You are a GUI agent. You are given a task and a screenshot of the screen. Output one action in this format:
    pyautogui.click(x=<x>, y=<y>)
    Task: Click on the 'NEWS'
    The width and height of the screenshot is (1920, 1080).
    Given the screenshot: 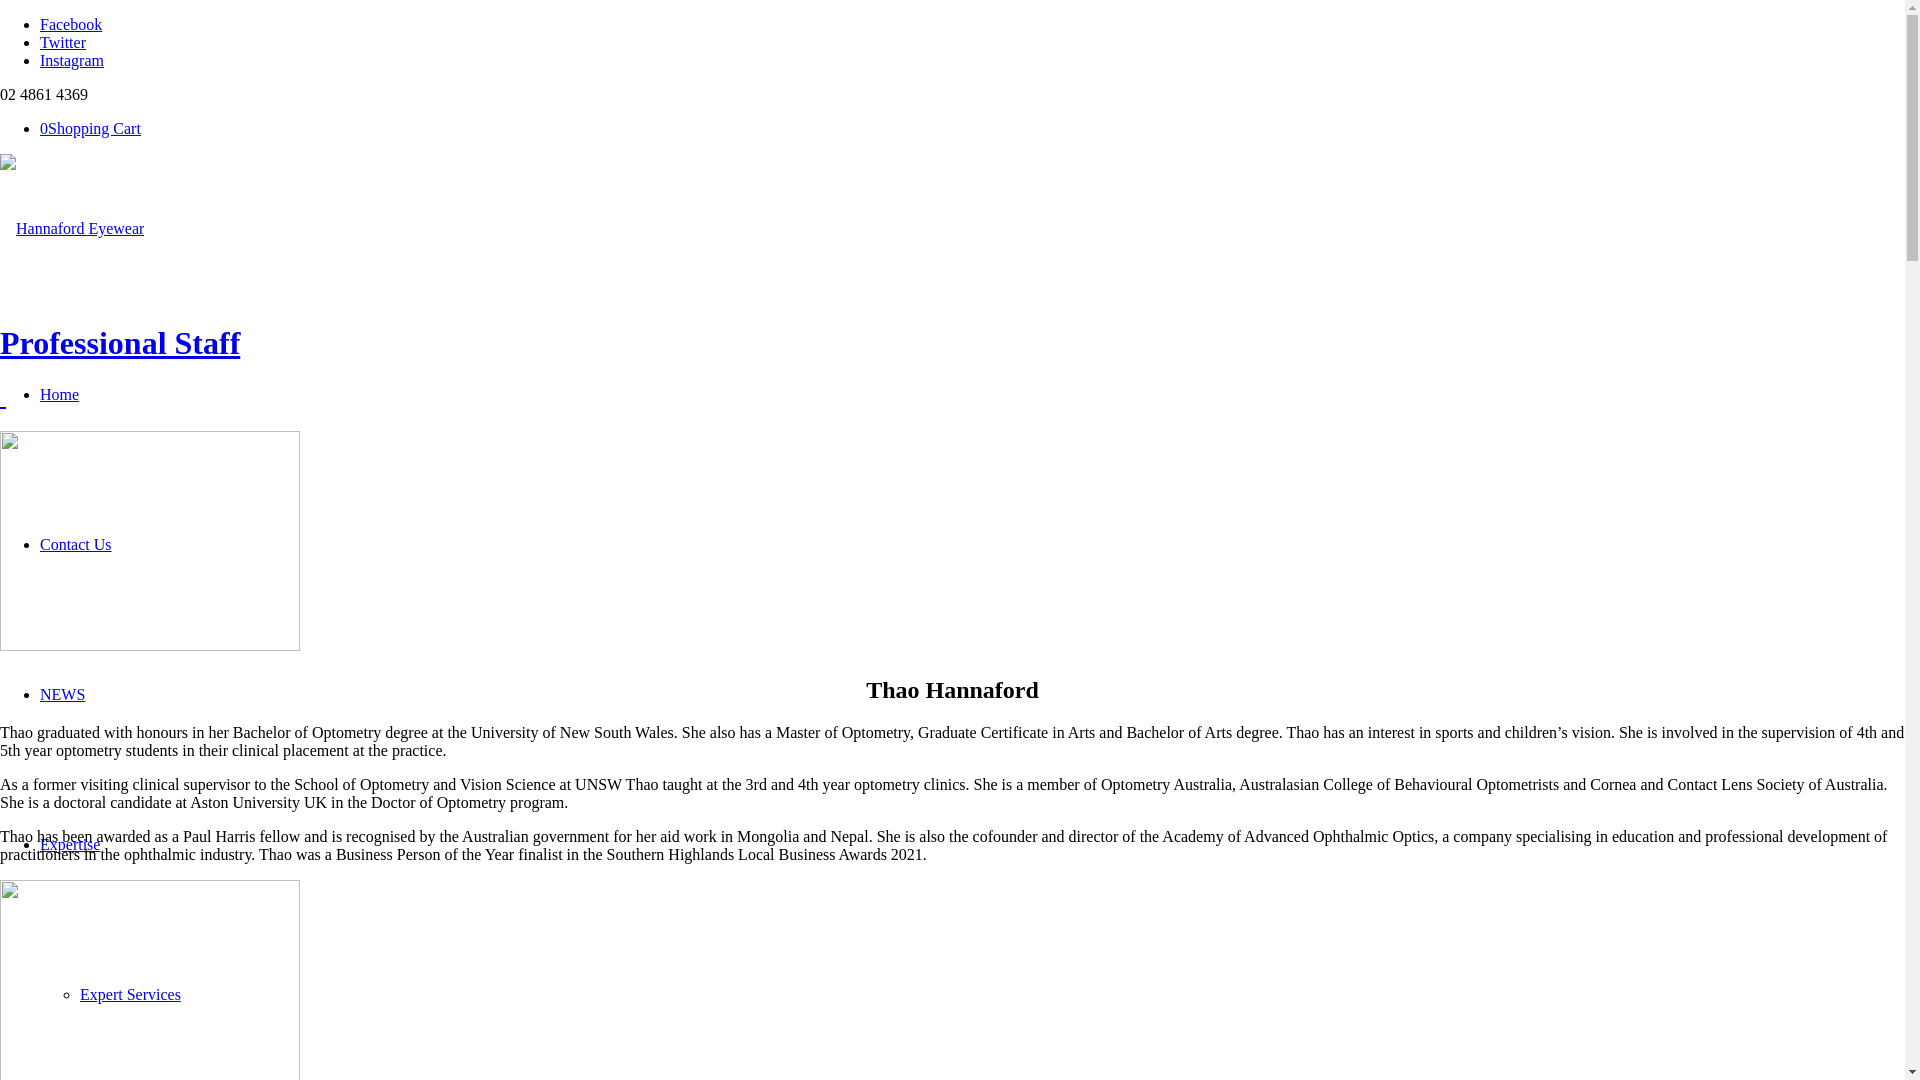 What is the action you would take?
    pyautogui.click(x=62, y=693)
    